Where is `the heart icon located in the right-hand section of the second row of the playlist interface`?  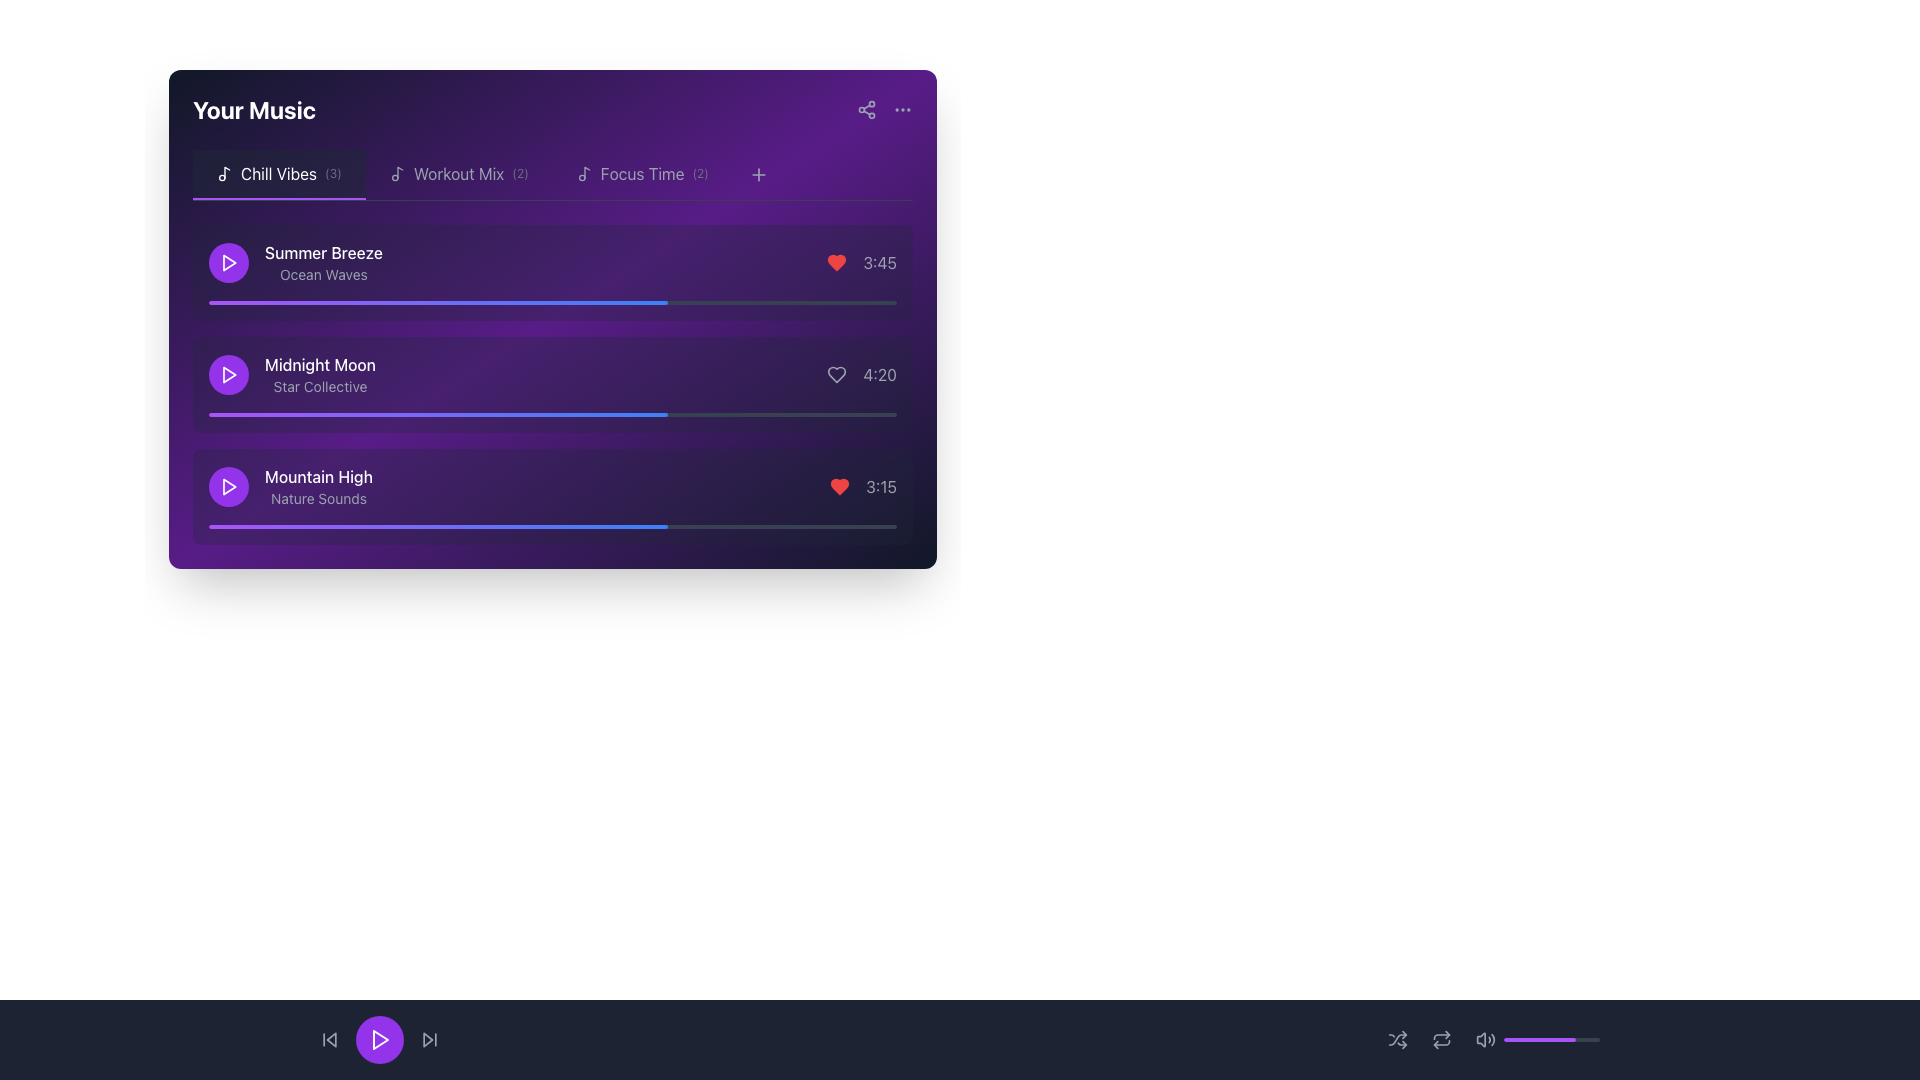
the heart icon located in the right-hand section of the second row of the playlist interface is located at coordinates (837, 374).